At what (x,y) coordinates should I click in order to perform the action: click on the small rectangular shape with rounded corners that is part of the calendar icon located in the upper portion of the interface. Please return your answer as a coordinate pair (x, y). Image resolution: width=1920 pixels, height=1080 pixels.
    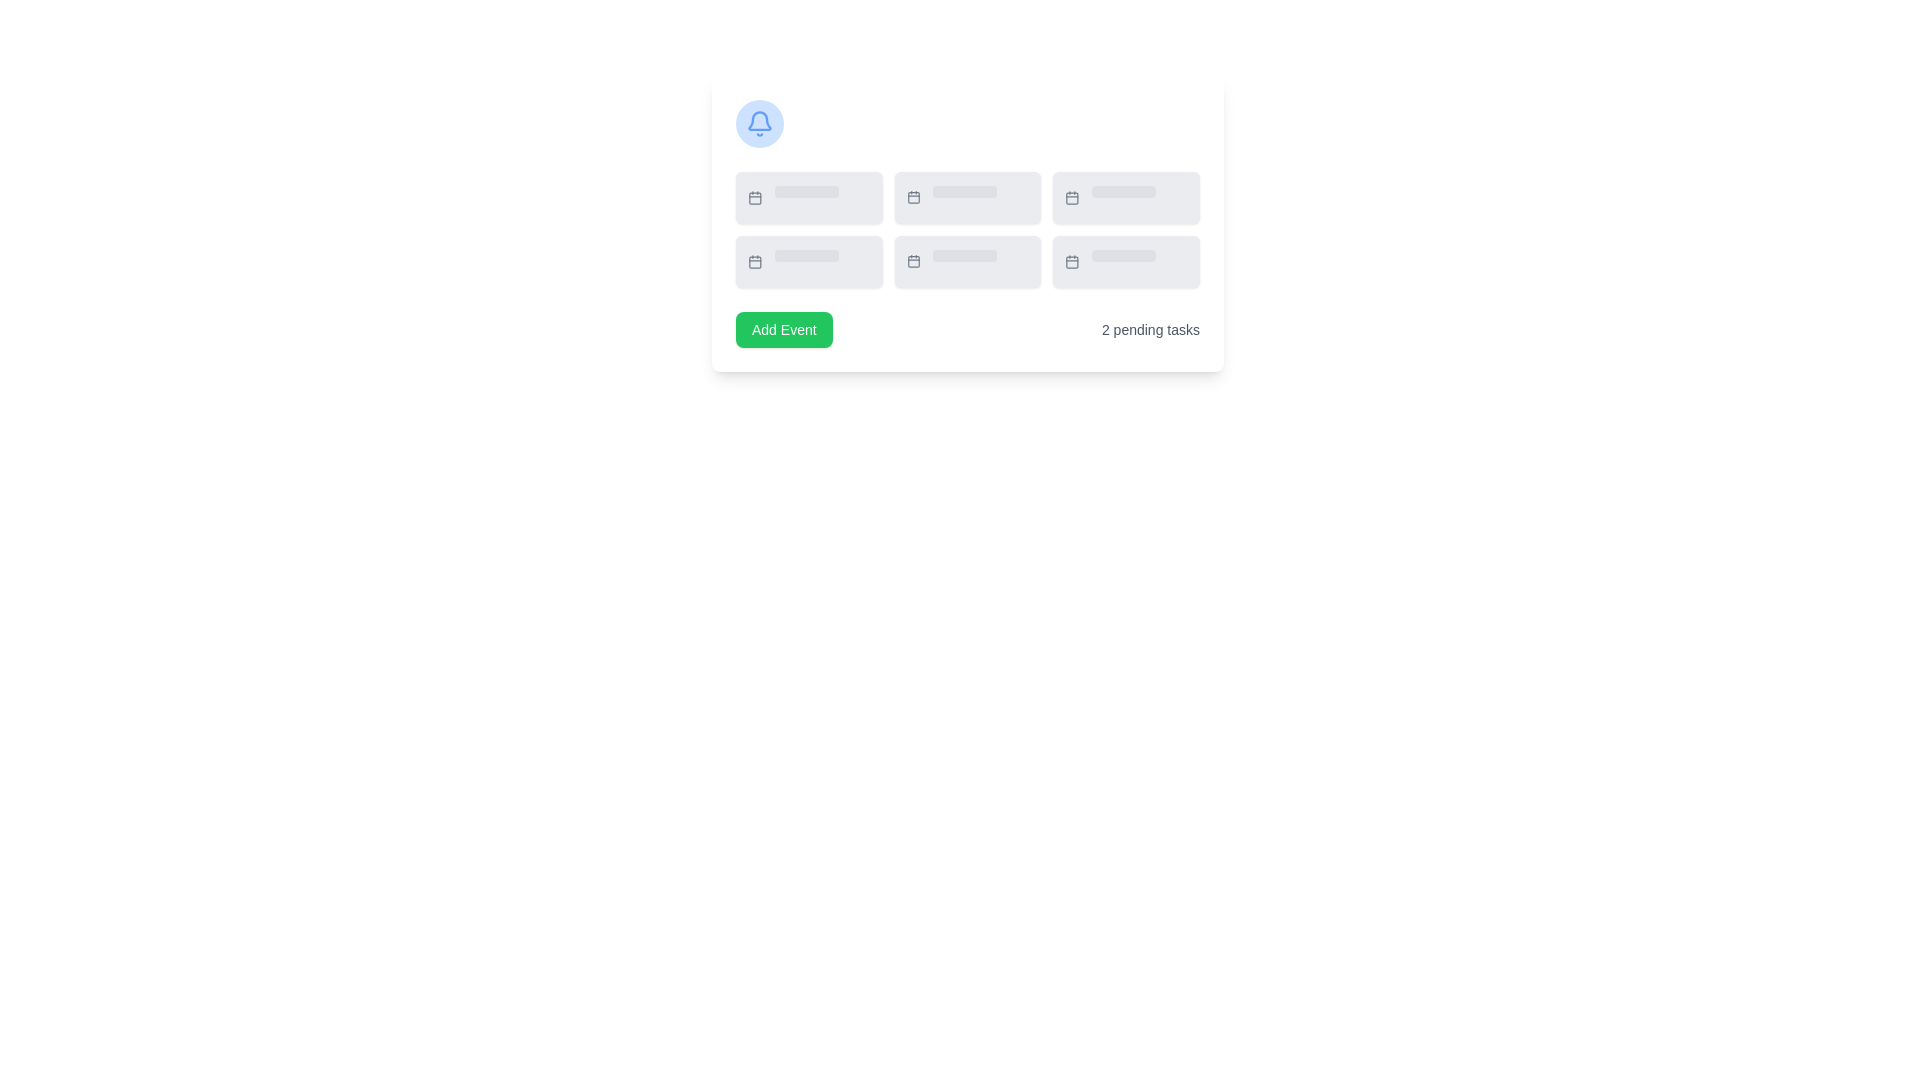
    Looking at the image, I should click on (754, 198).